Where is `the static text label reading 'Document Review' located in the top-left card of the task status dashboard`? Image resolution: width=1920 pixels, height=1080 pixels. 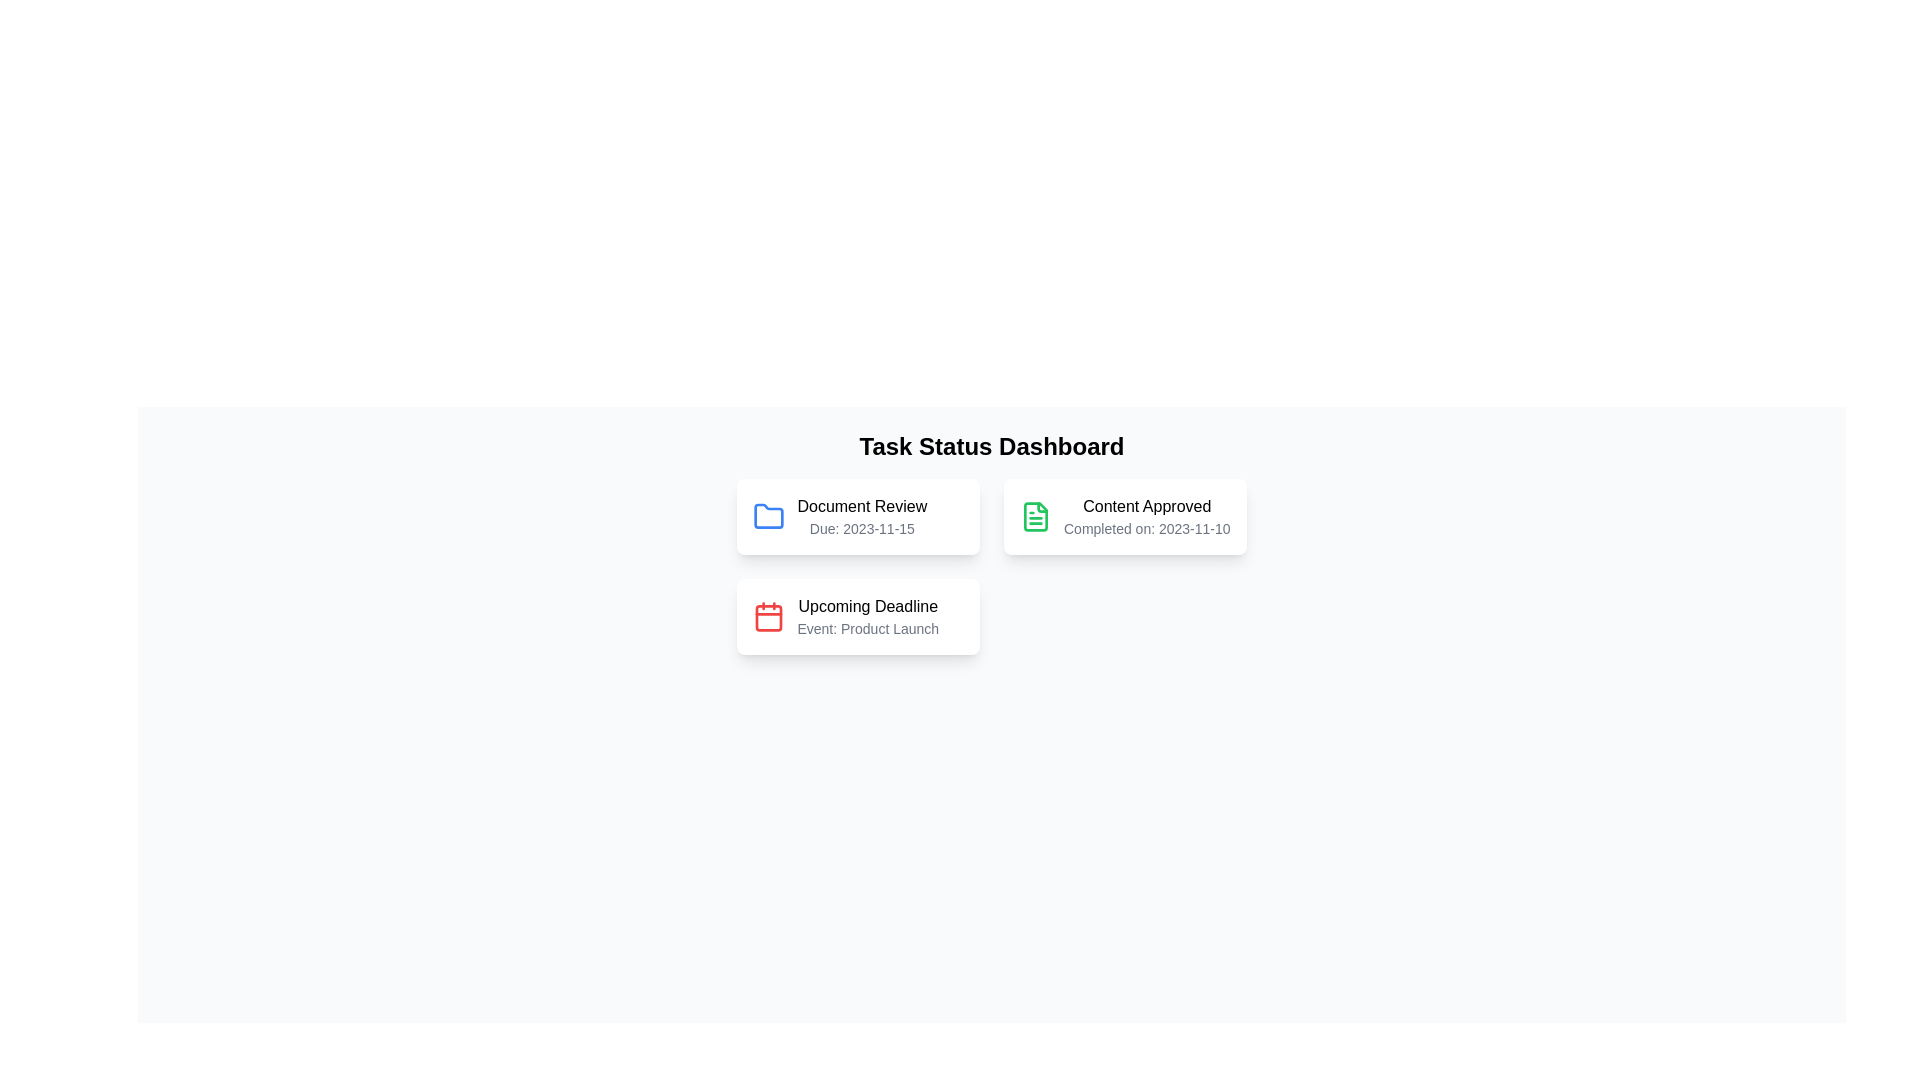
the static text label reading 'Document Review' located in the top-left card of the task status dashboard is located at coordinates (862, 505).